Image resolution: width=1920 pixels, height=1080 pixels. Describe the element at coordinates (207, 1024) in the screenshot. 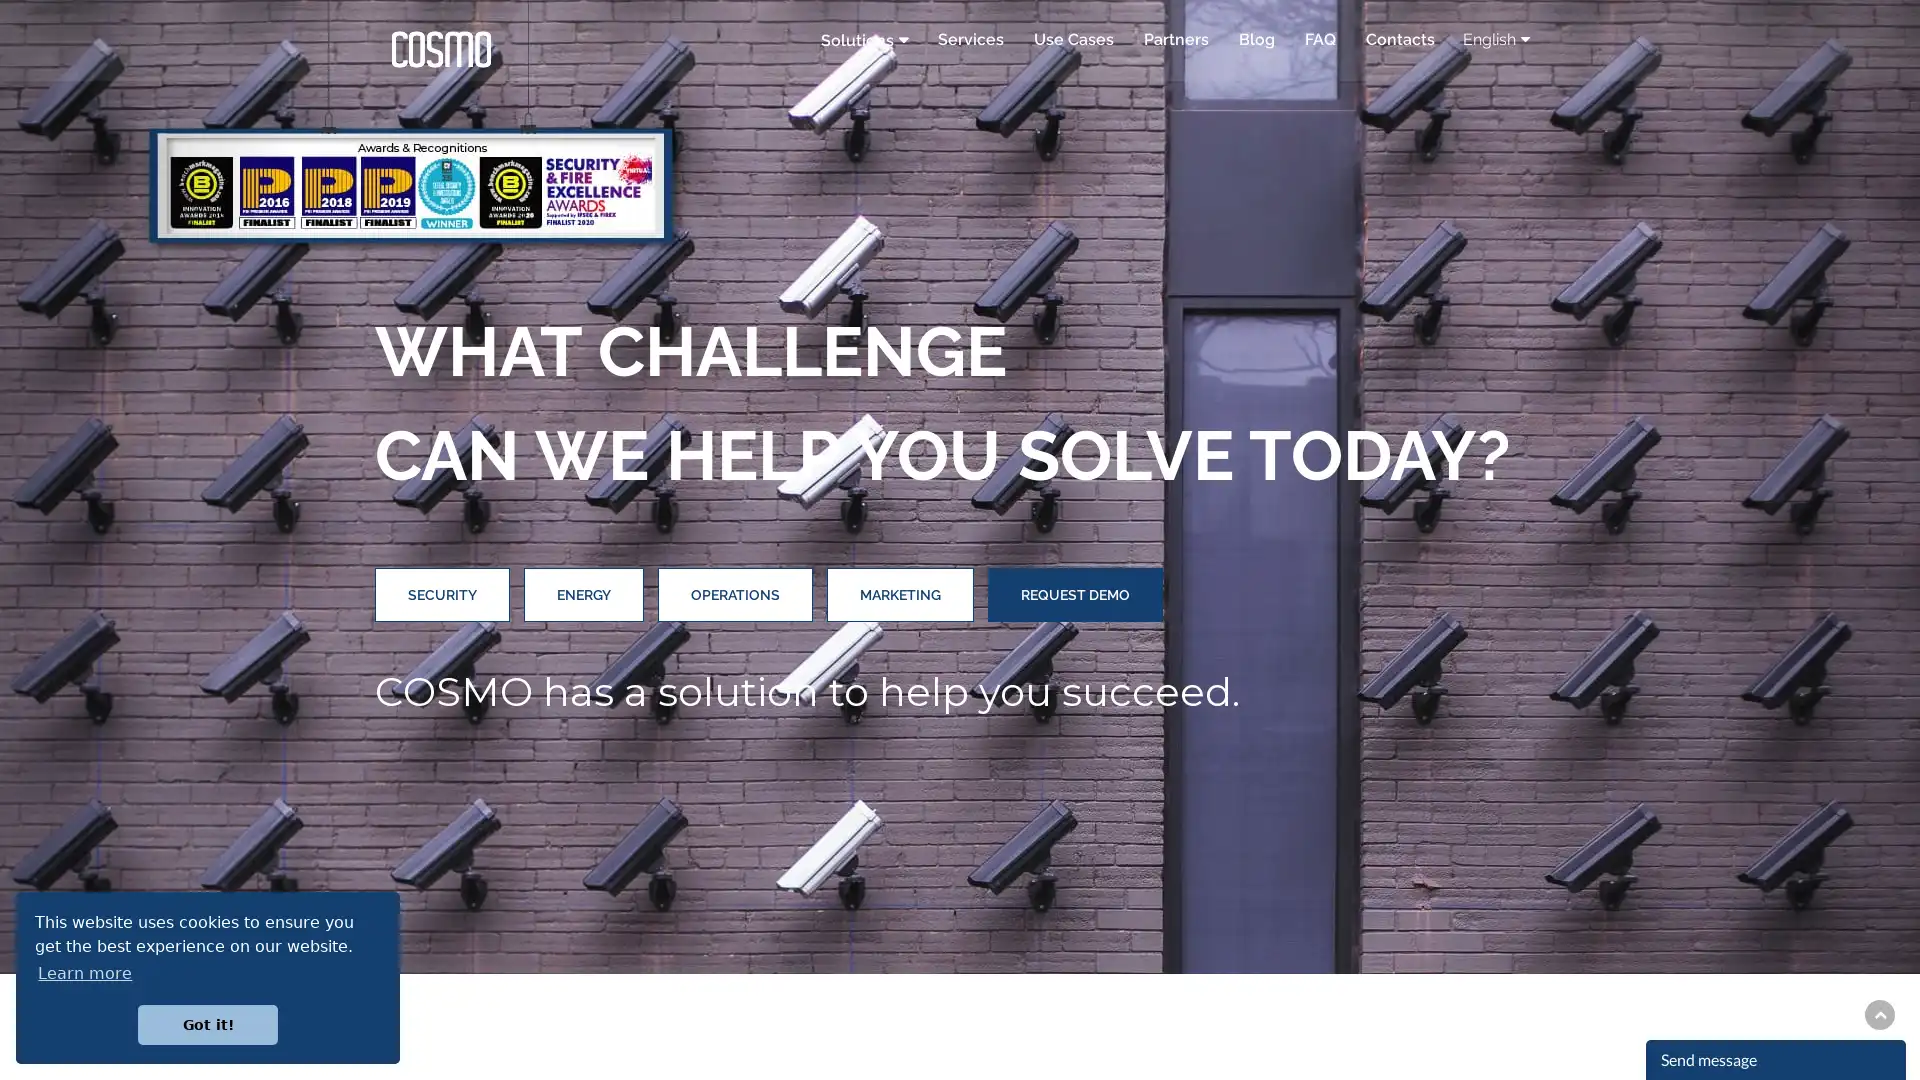

I see `dismiss cookie message` at that location.